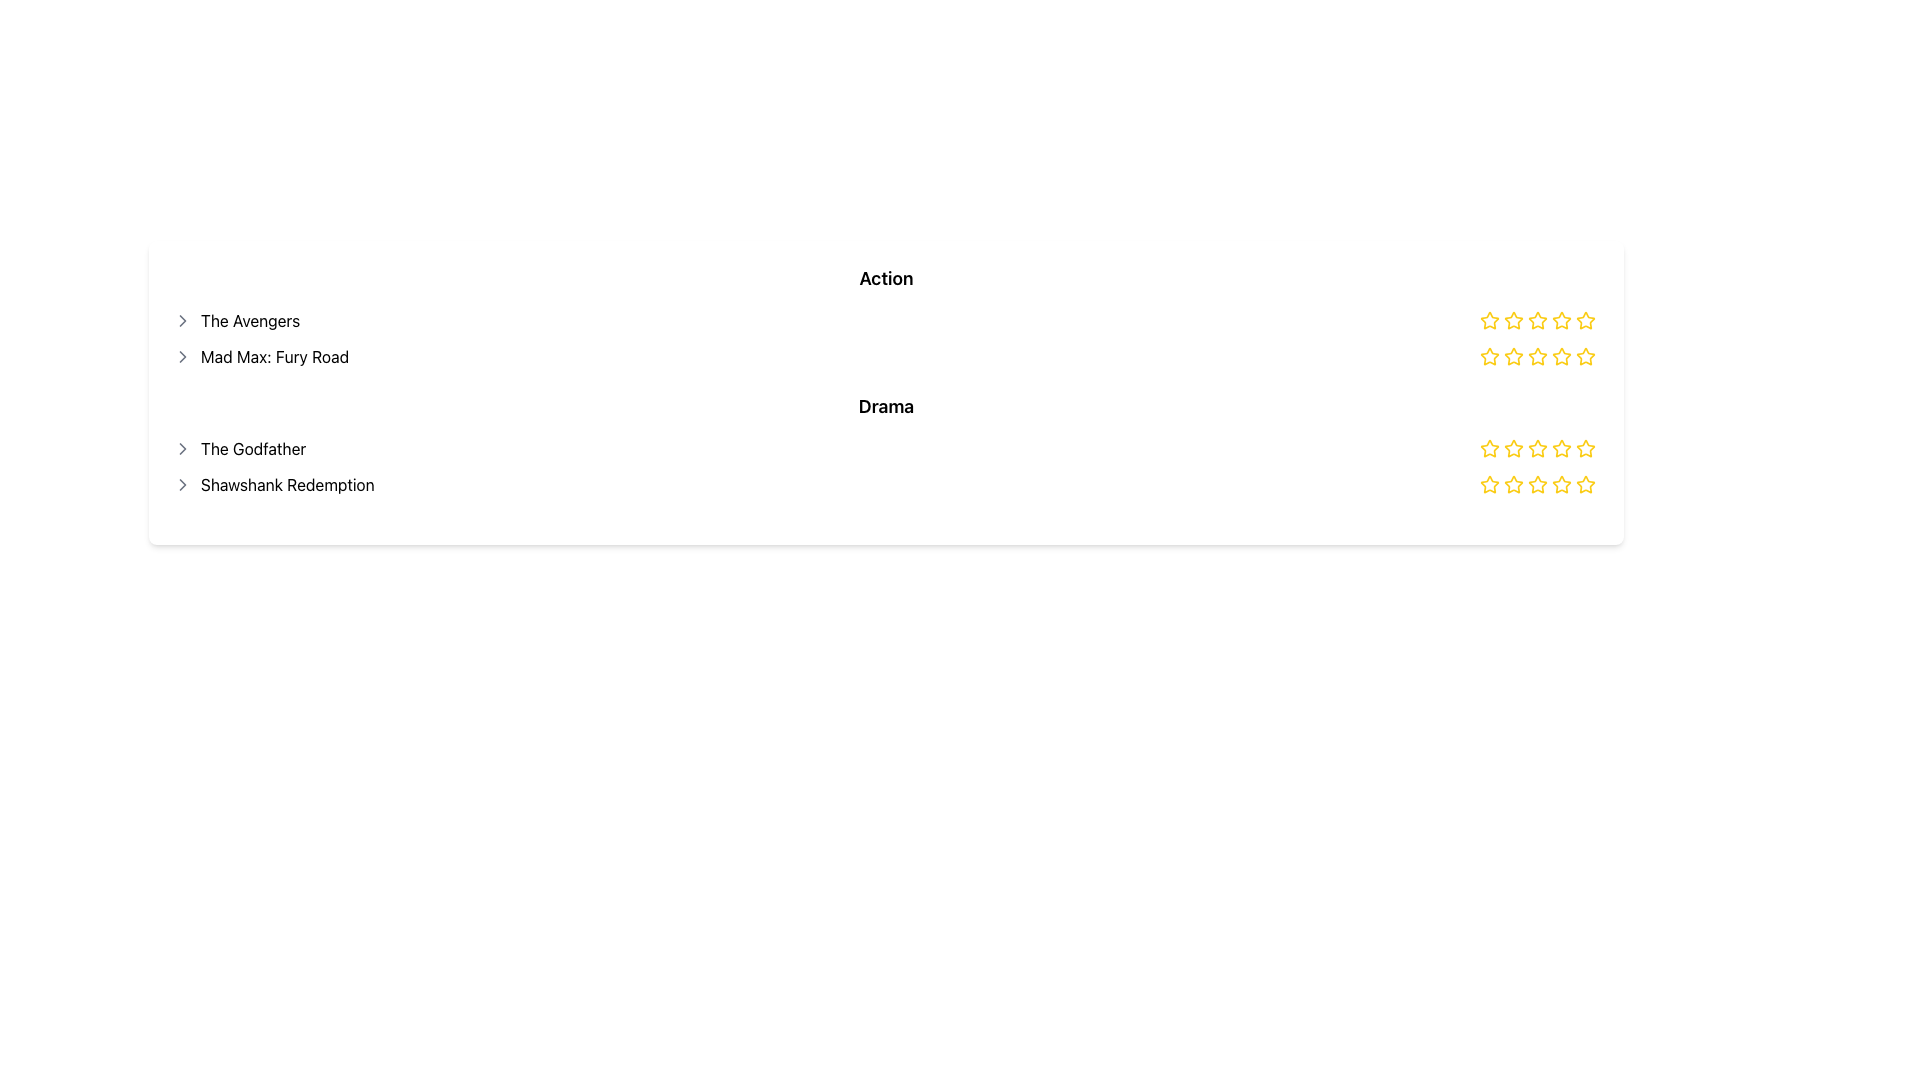  What do you see at coordinates (1584, 484) in the screenshot?
I see `the fifth star button in the rating section under the 'Drama' category` at bounding box center [1584, 484].